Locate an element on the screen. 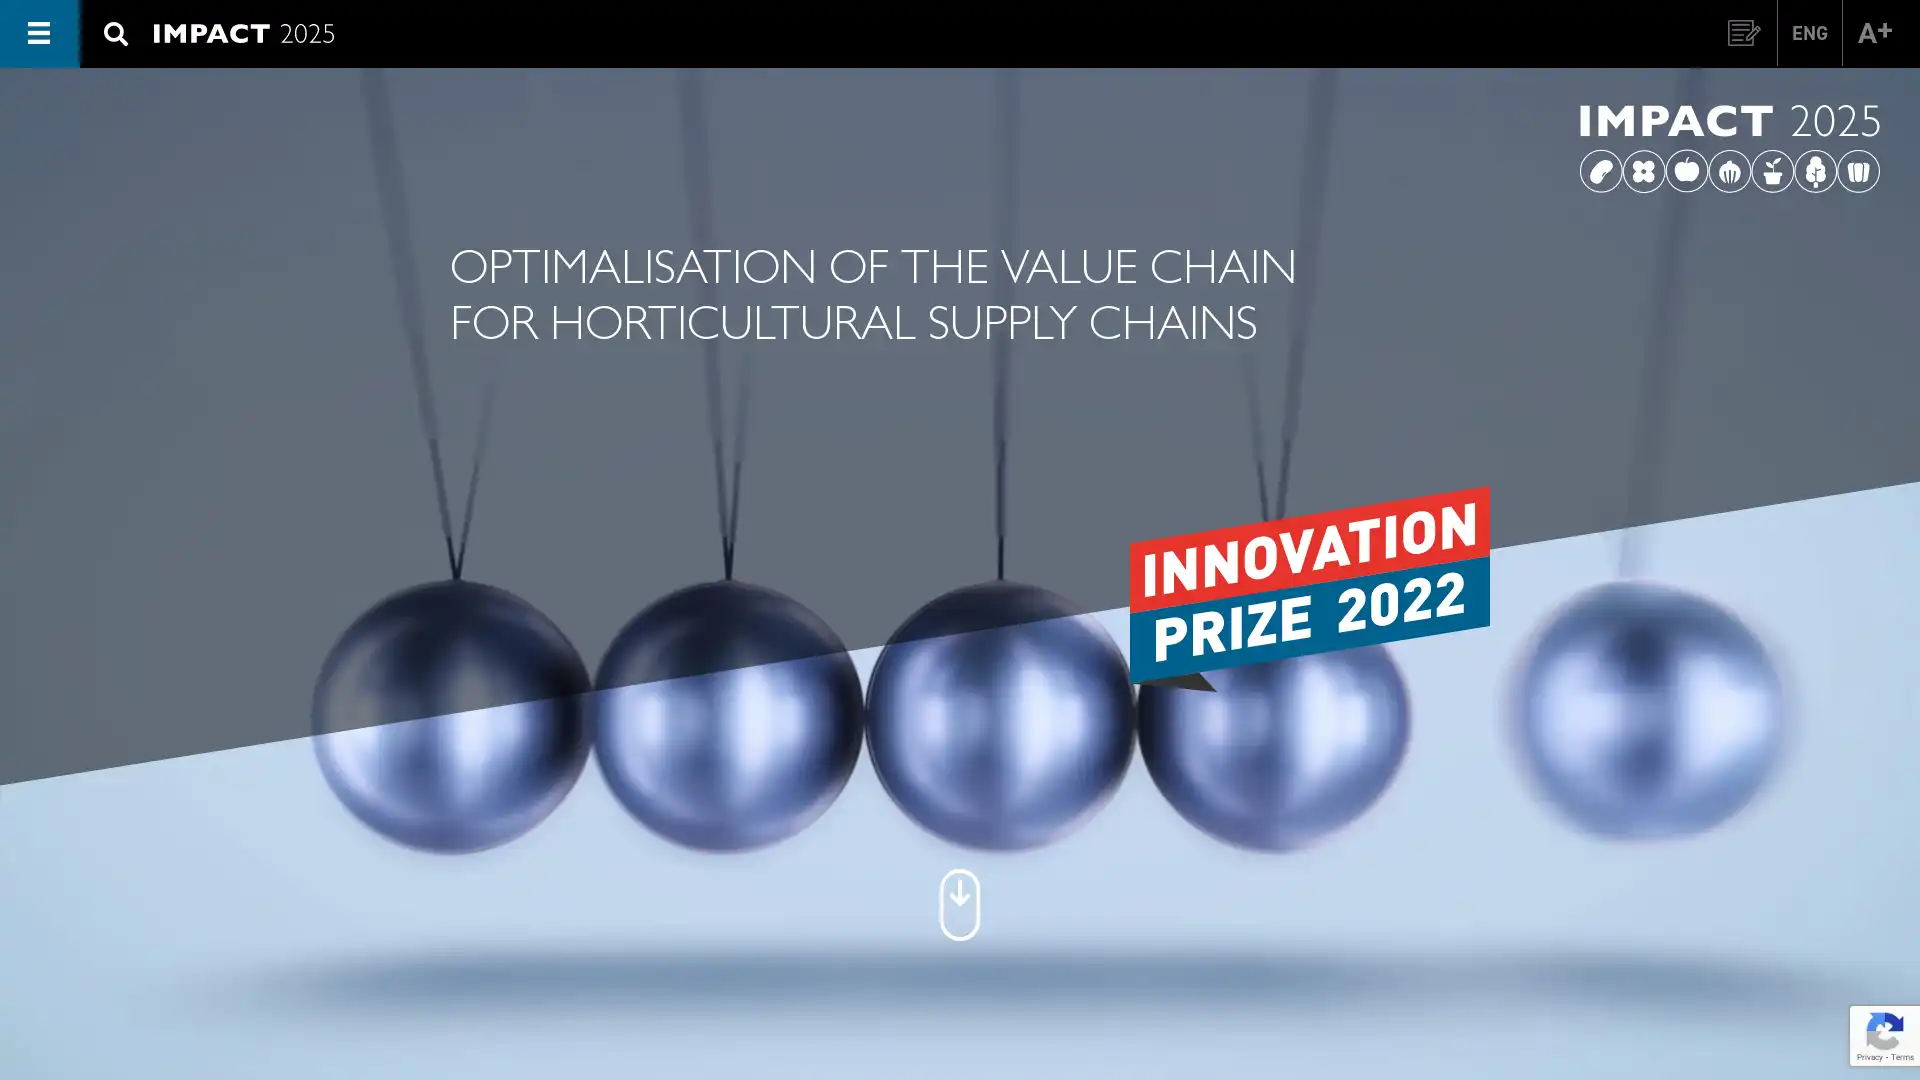 The image size is (1920, 1080). Search is located at coordinates (1822, 141).